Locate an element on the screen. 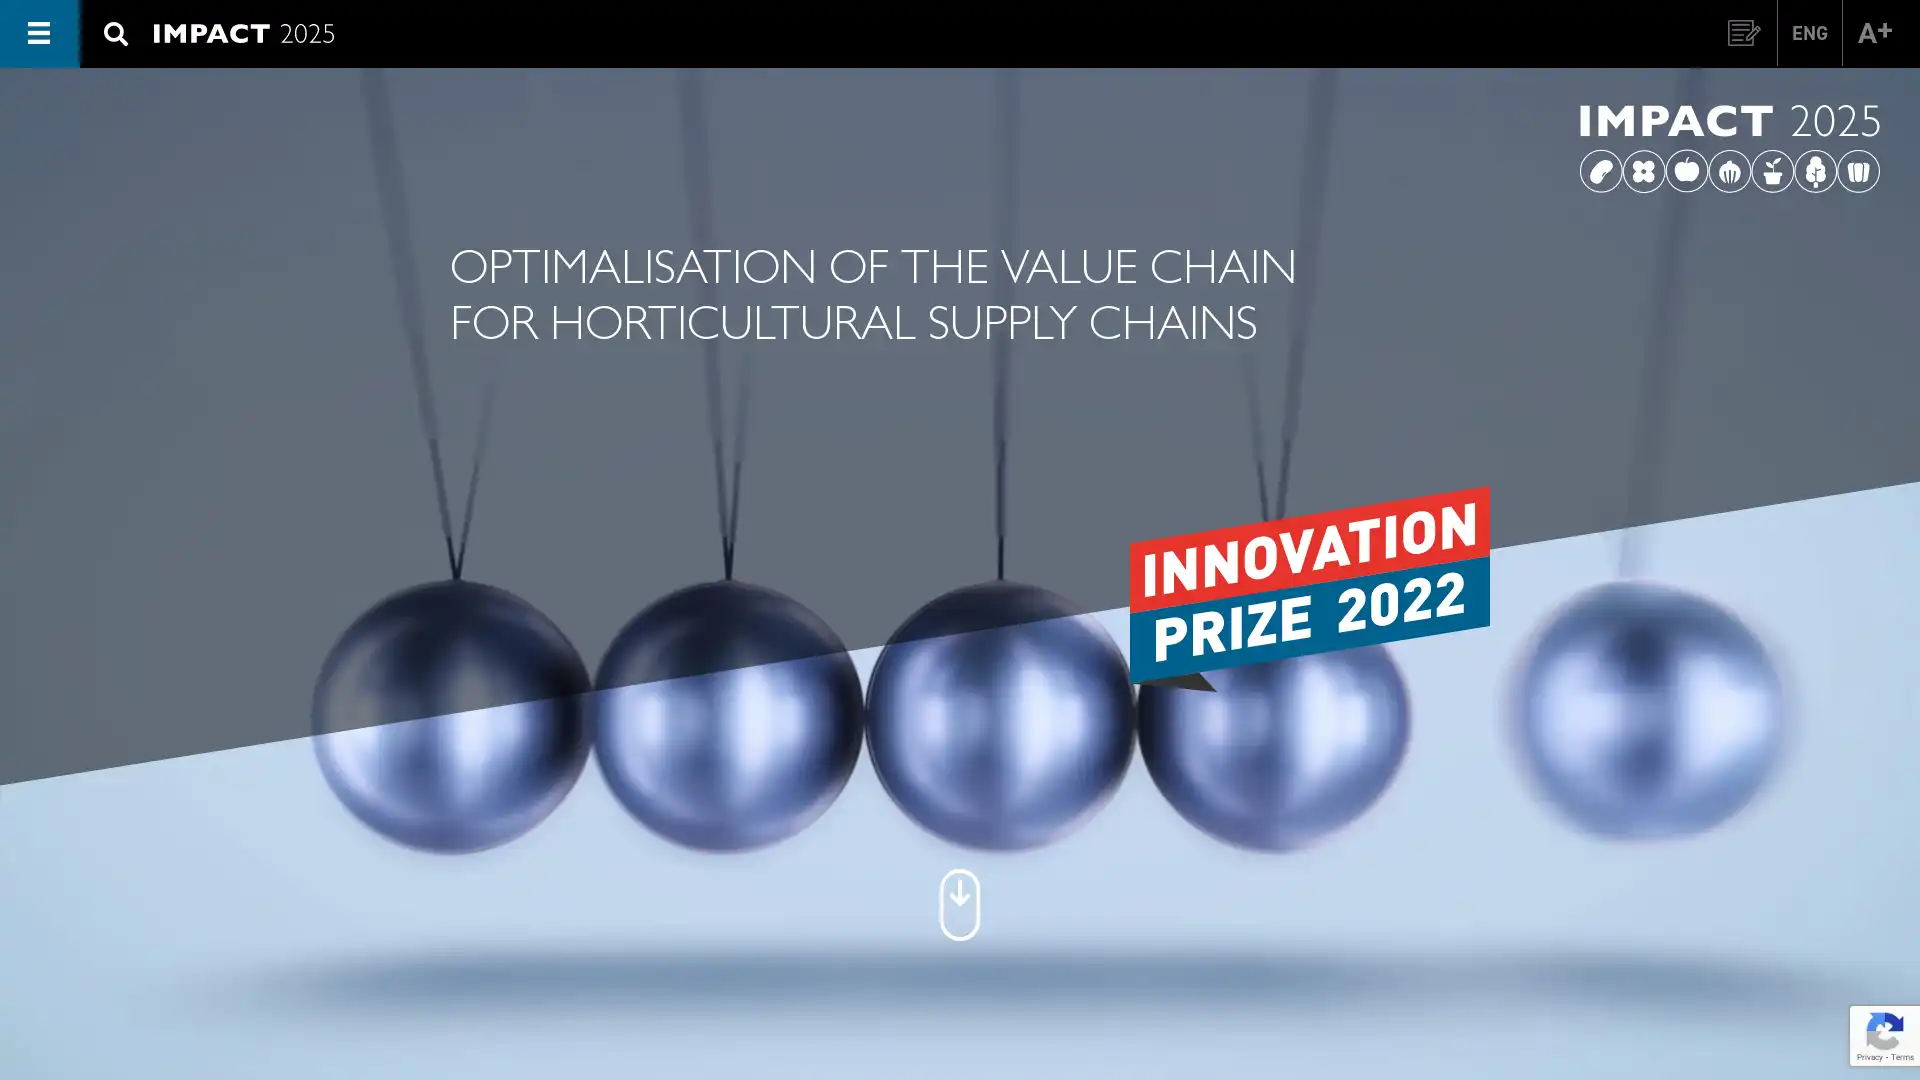 The image size is (1920, 1080). Search is located at coordinates (1822, 141).